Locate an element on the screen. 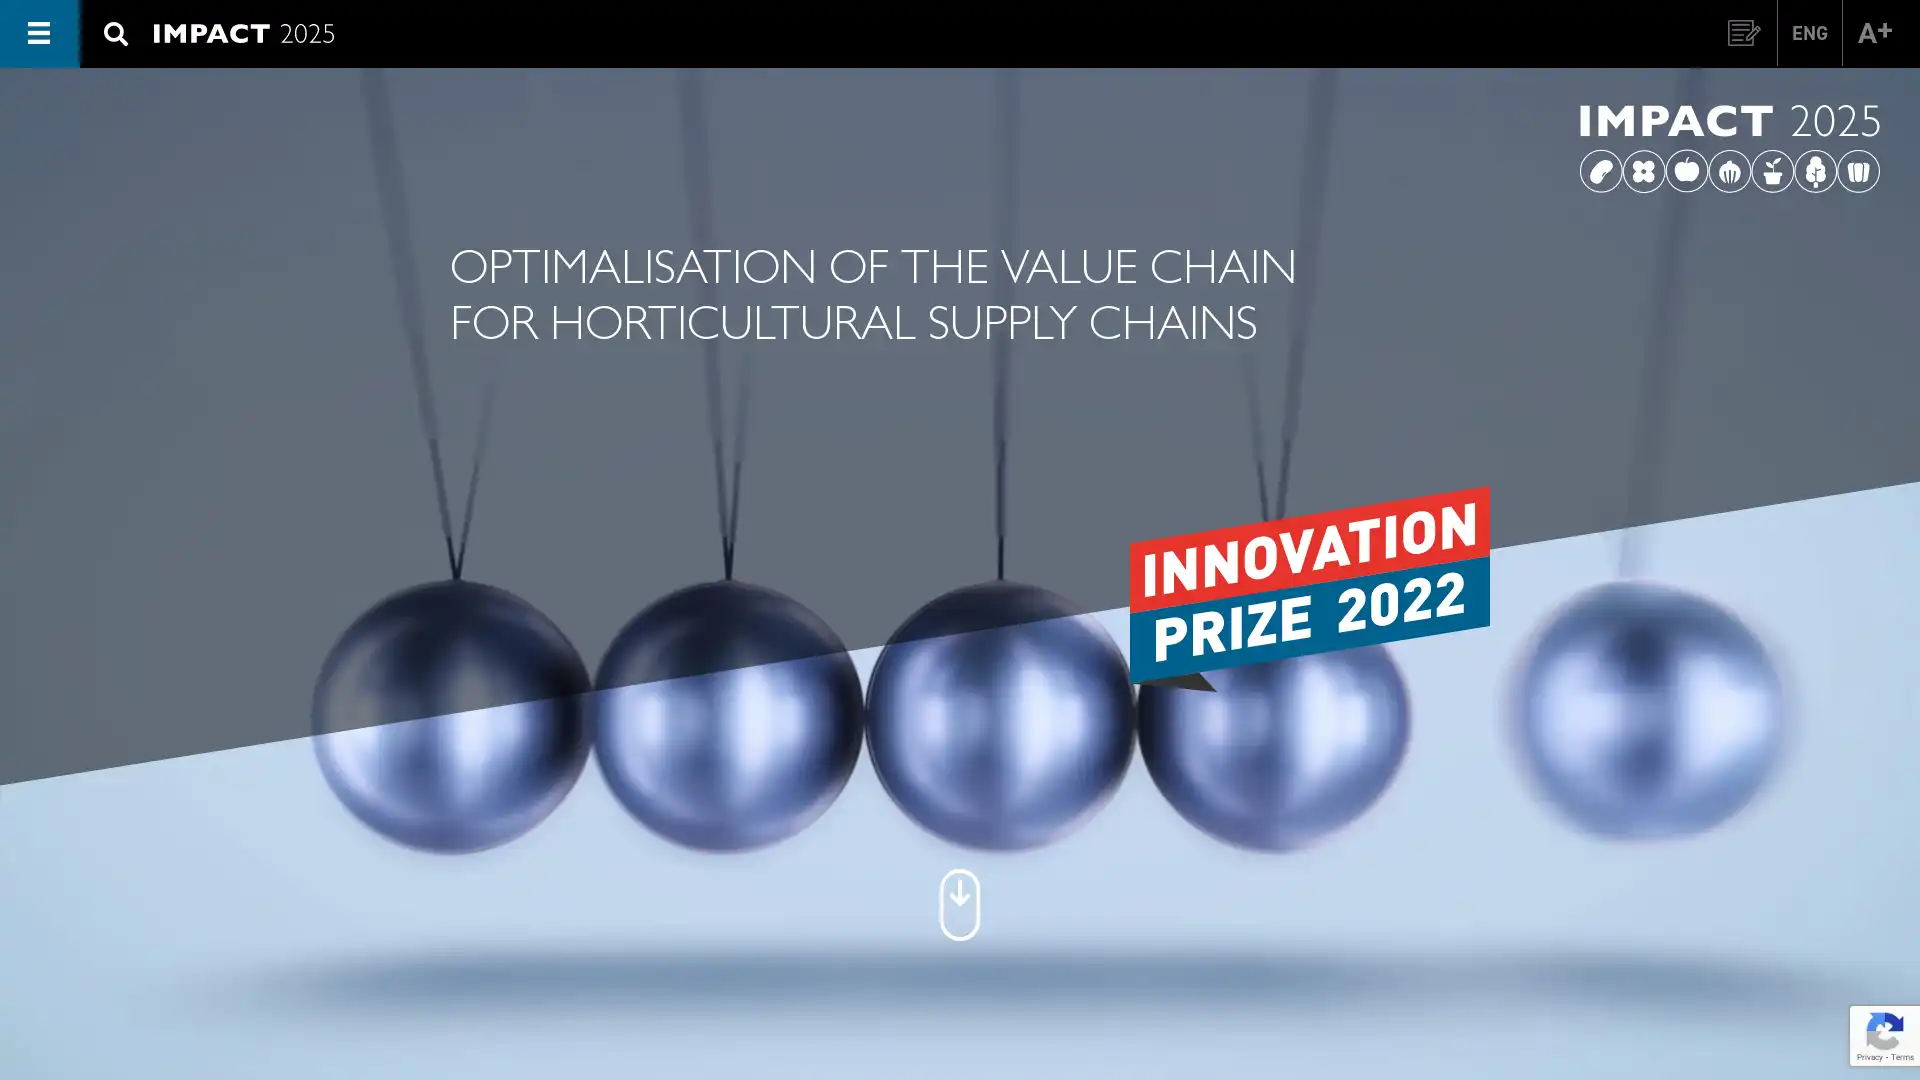 The image size is (1920, 1080). Search is located at coordinates (1822, 141).